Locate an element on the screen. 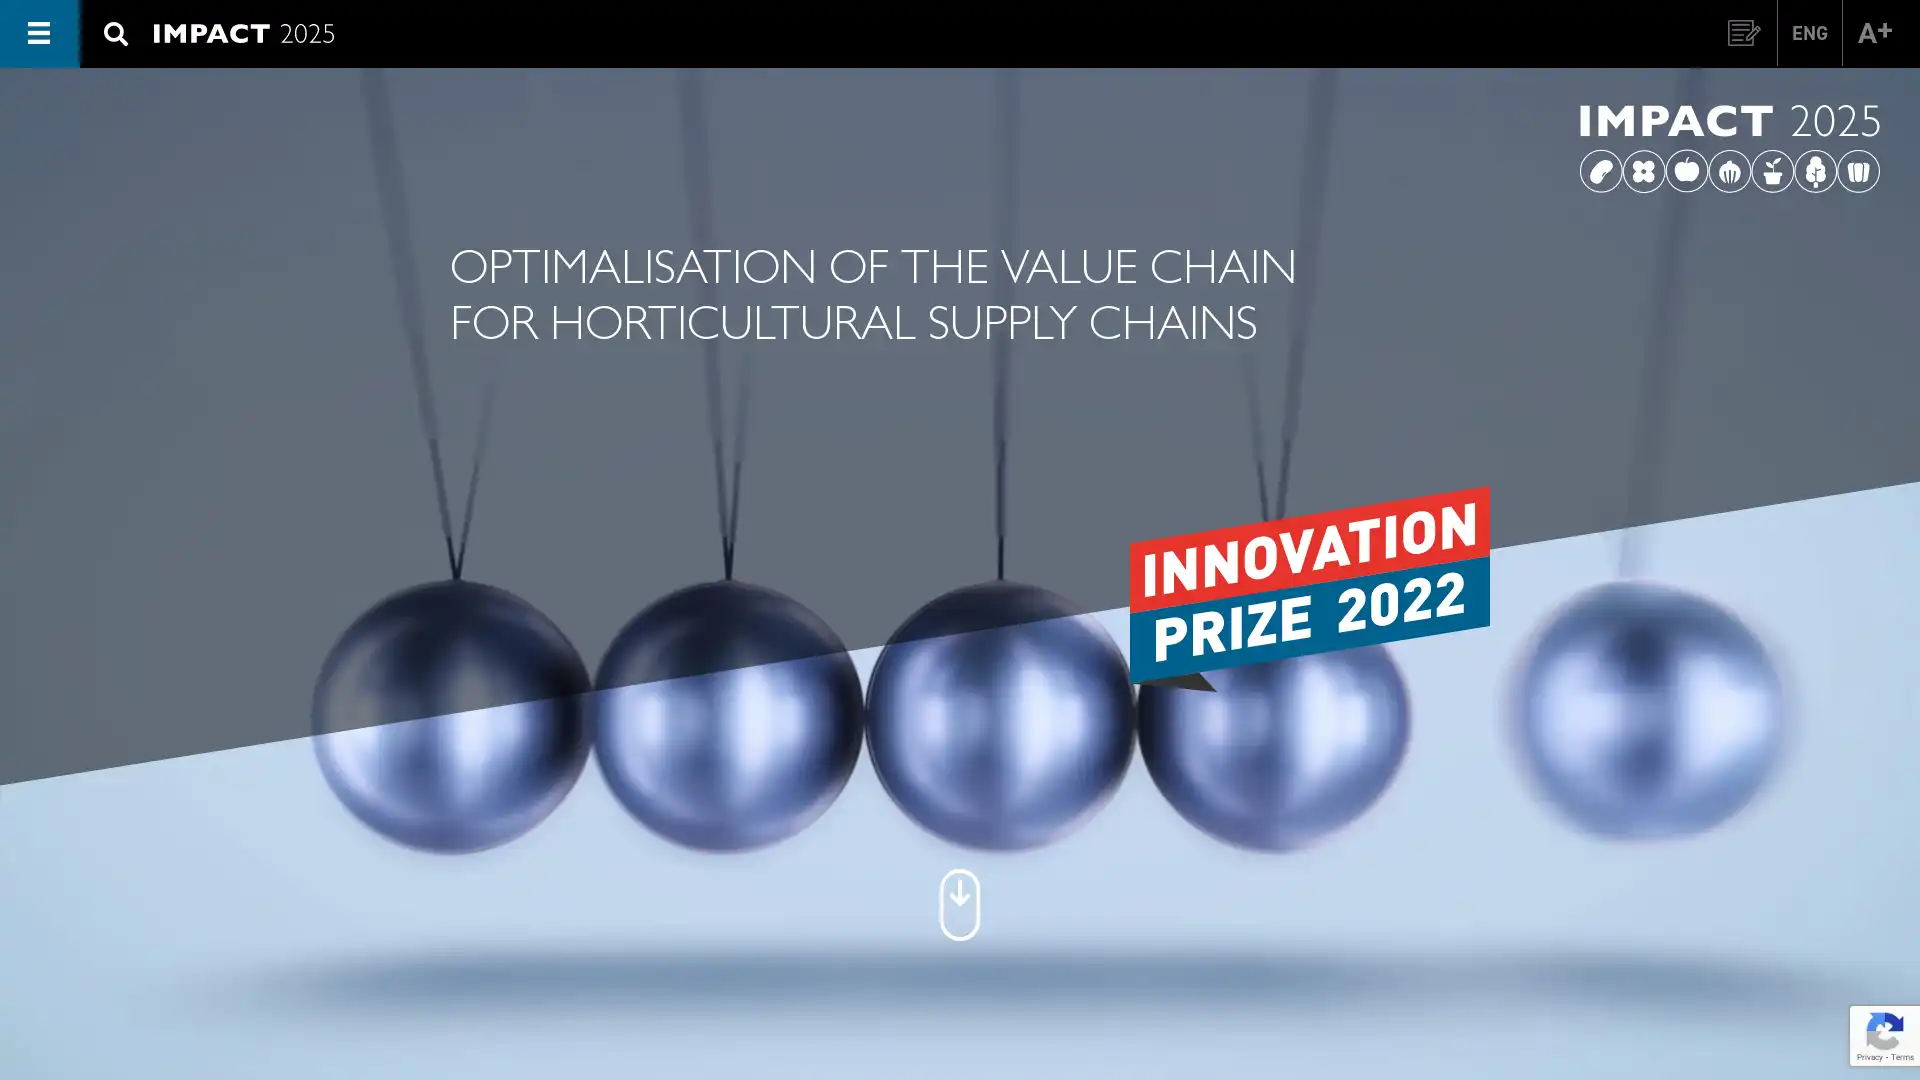 The image size is (1920, 1080). Search is located at coordinates (1822, 141).